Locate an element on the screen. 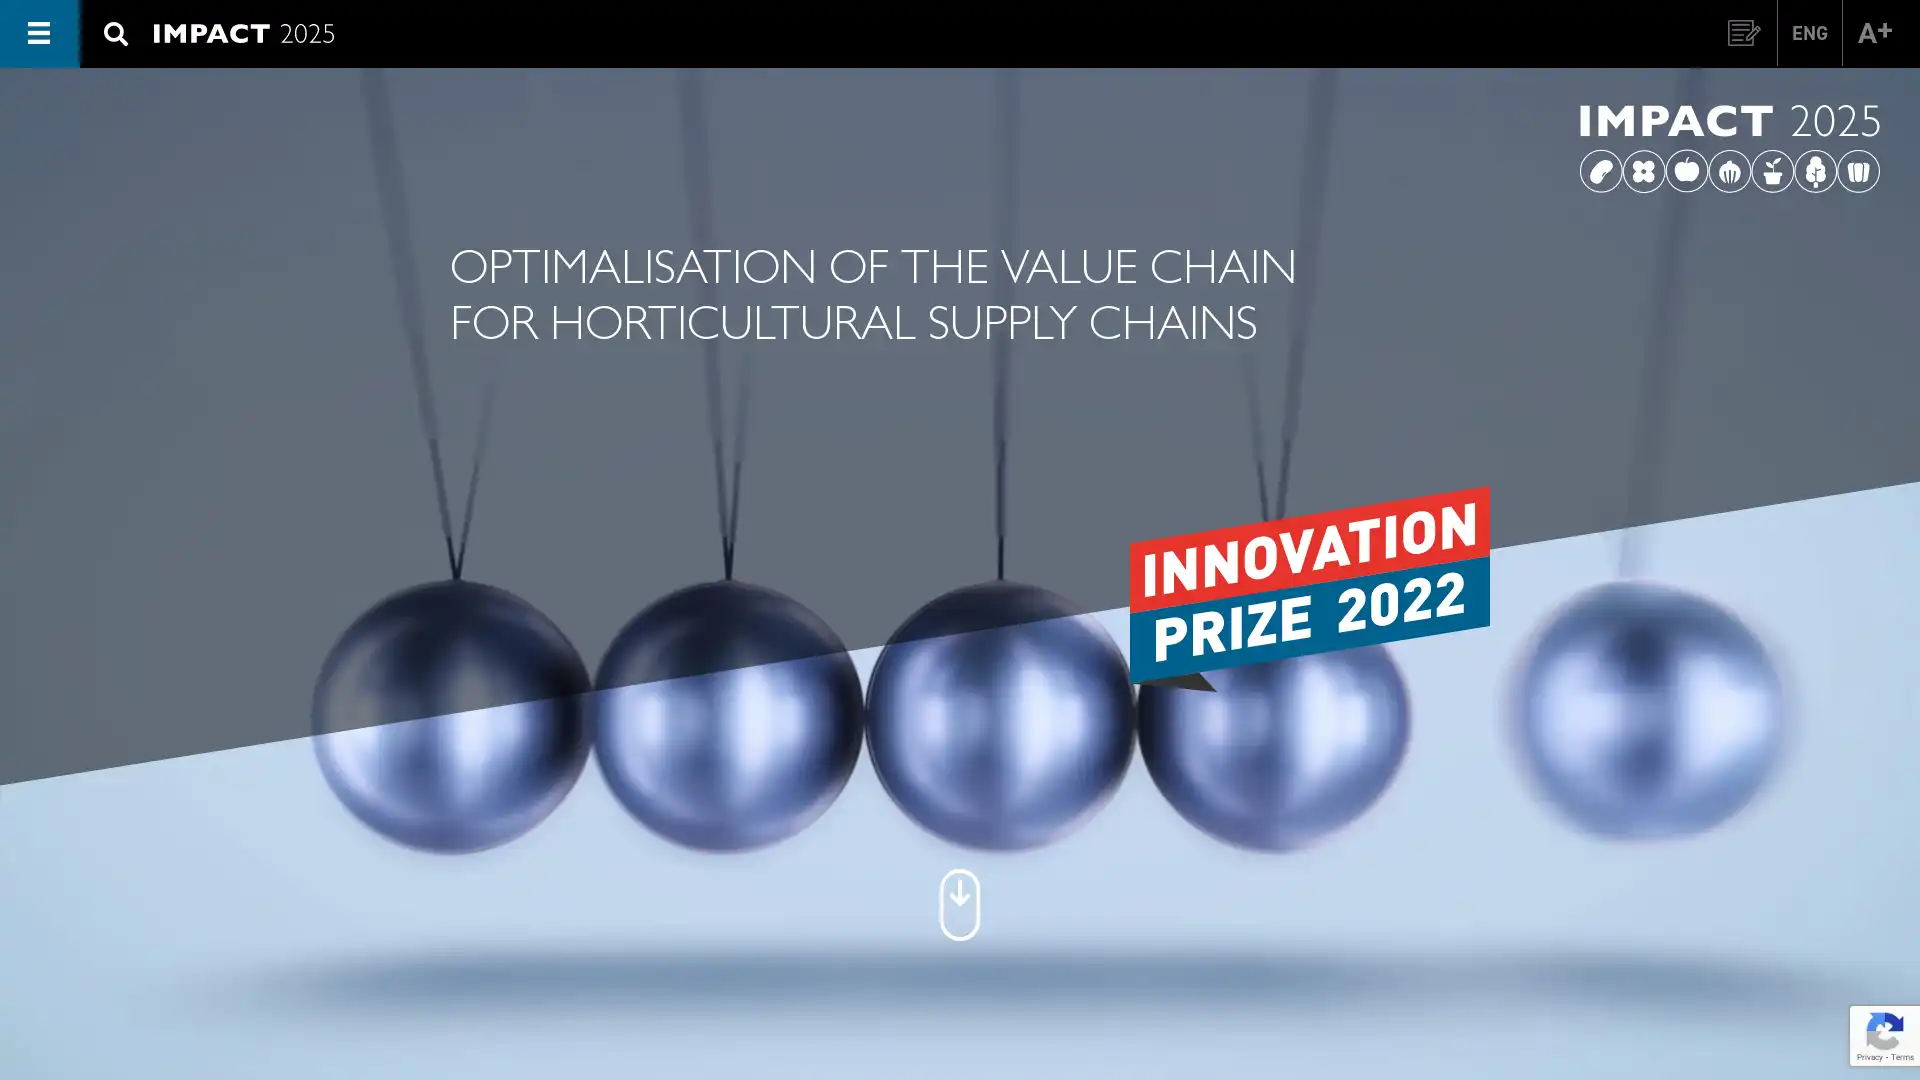 The image size is (1920, 1080). Search is located at coordinates (1822, 141).